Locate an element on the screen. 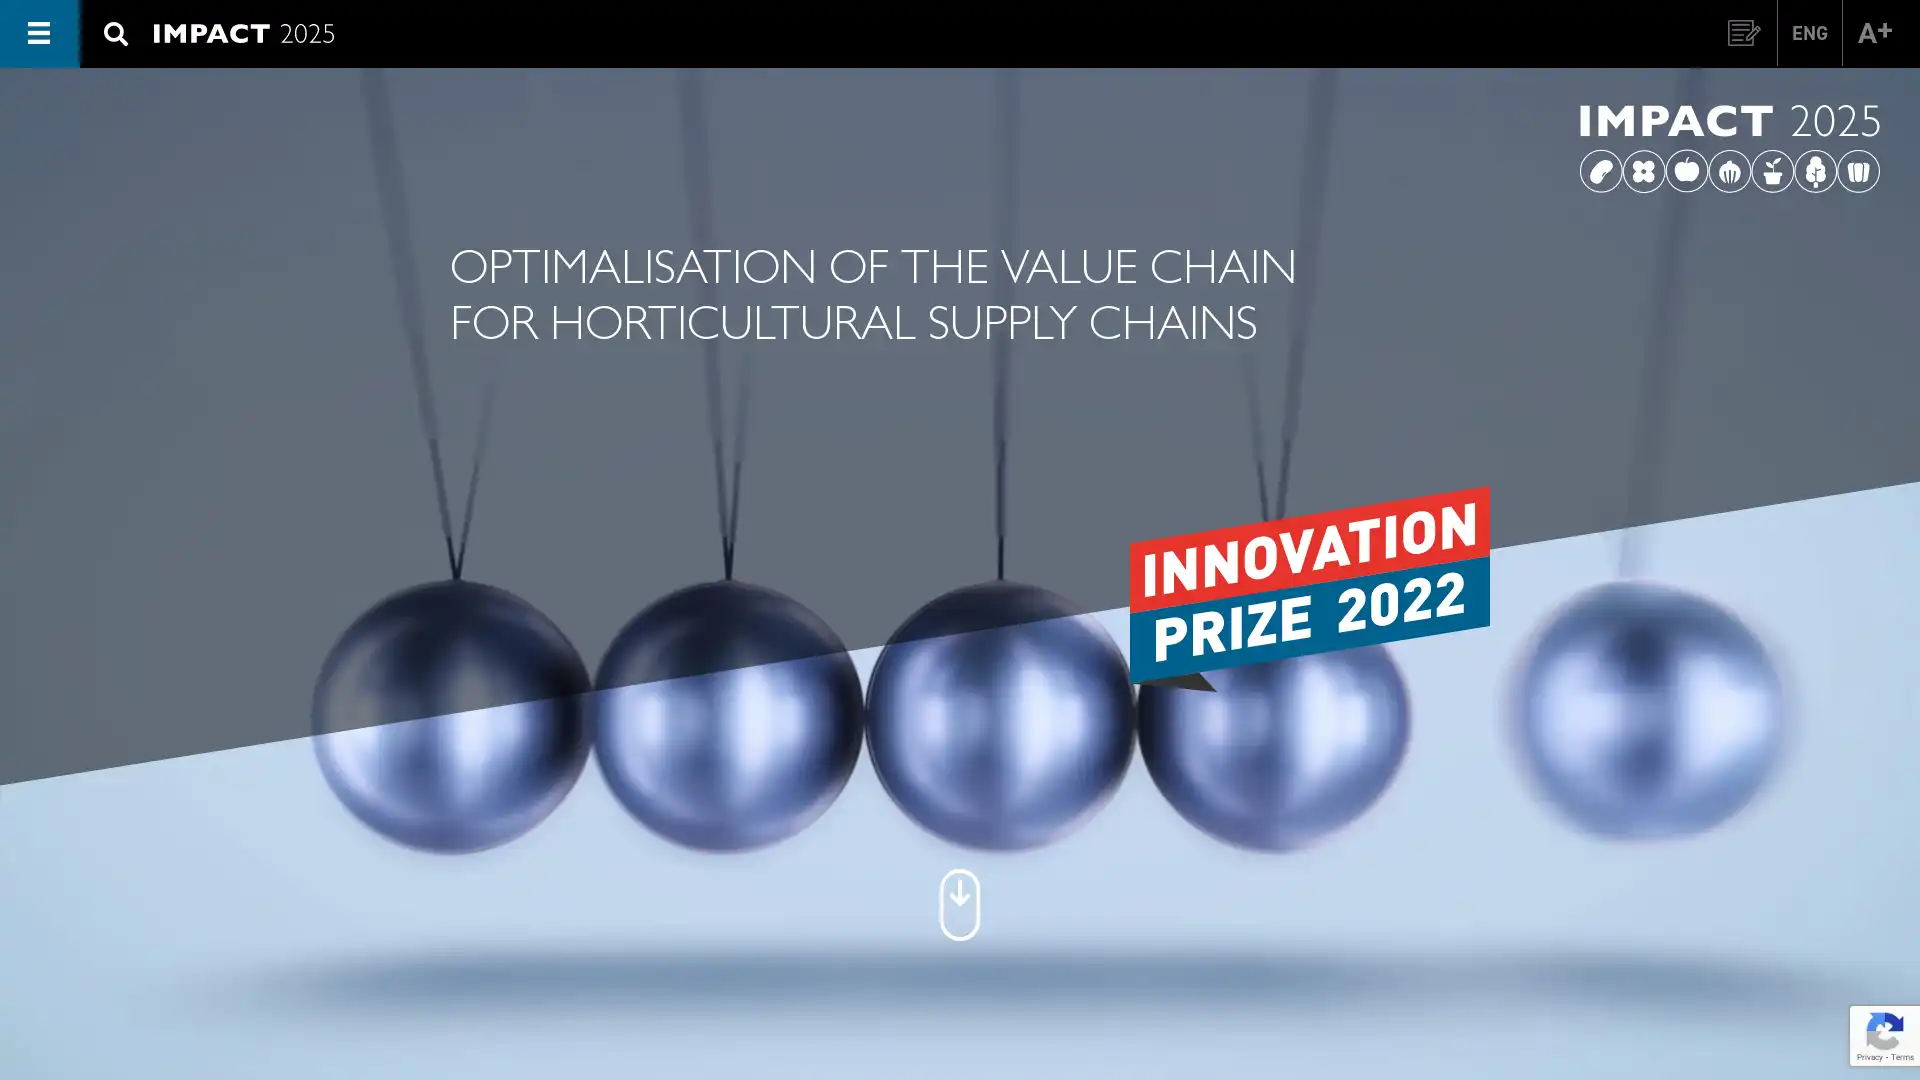 The image size is (1920, 1080). Search is located at coordinates (1822, 141).